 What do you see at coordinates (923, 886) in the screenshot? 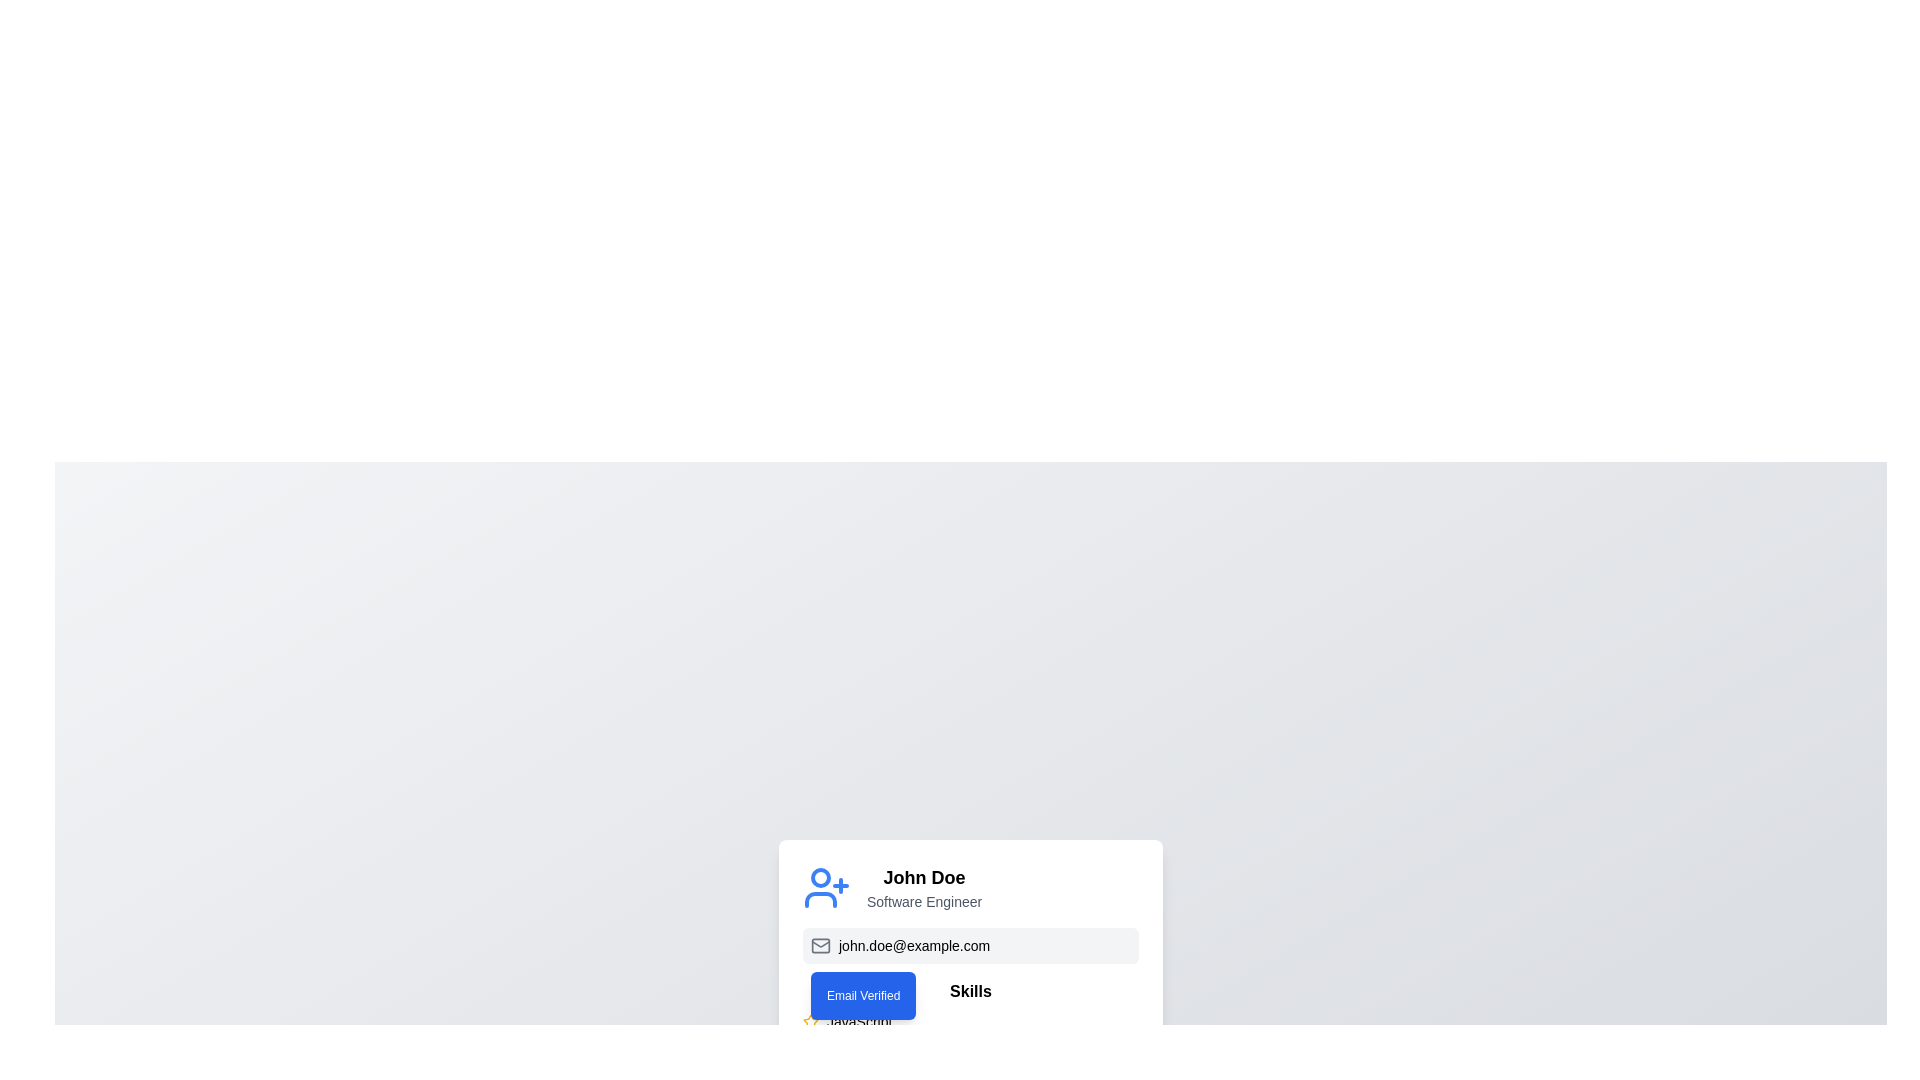
I see `the Text Display element that shows 'John Doe' in bold and 'Software Engineer' in smaller gray font, centrally aligned and located adjacent to a blue person icon` at bounding box center [923, 886].